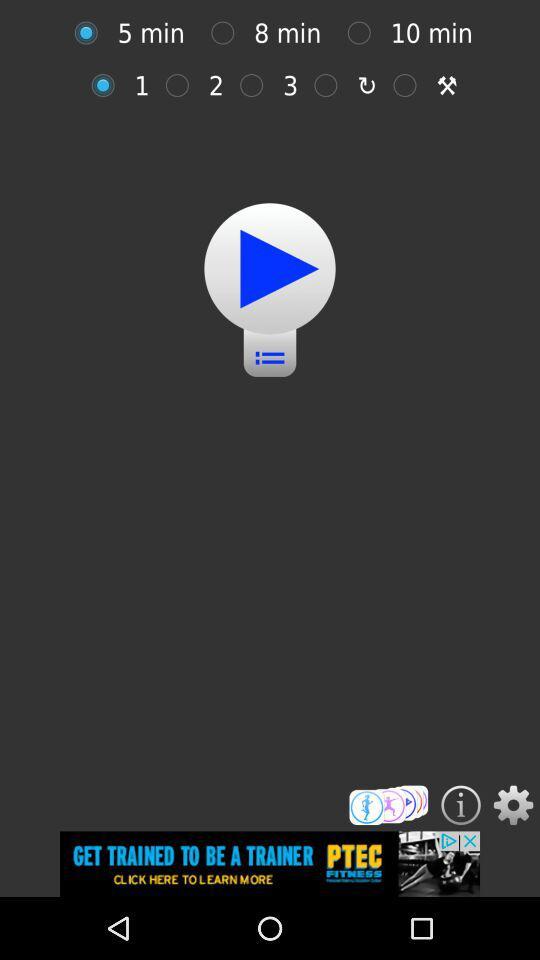 The width and height of the screenshot is (540, 960). What do you see at coordinates (461, 805) in the screenshot?
I see `information page` at bounding box center [461, 805].